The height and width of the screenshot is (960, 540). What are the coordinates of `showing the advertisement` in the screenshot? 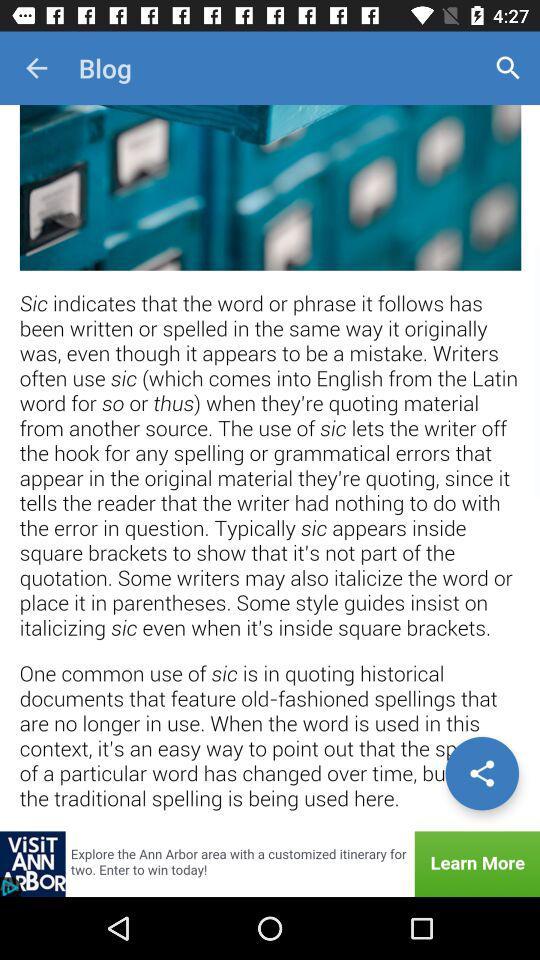 It's located at (270, 863).